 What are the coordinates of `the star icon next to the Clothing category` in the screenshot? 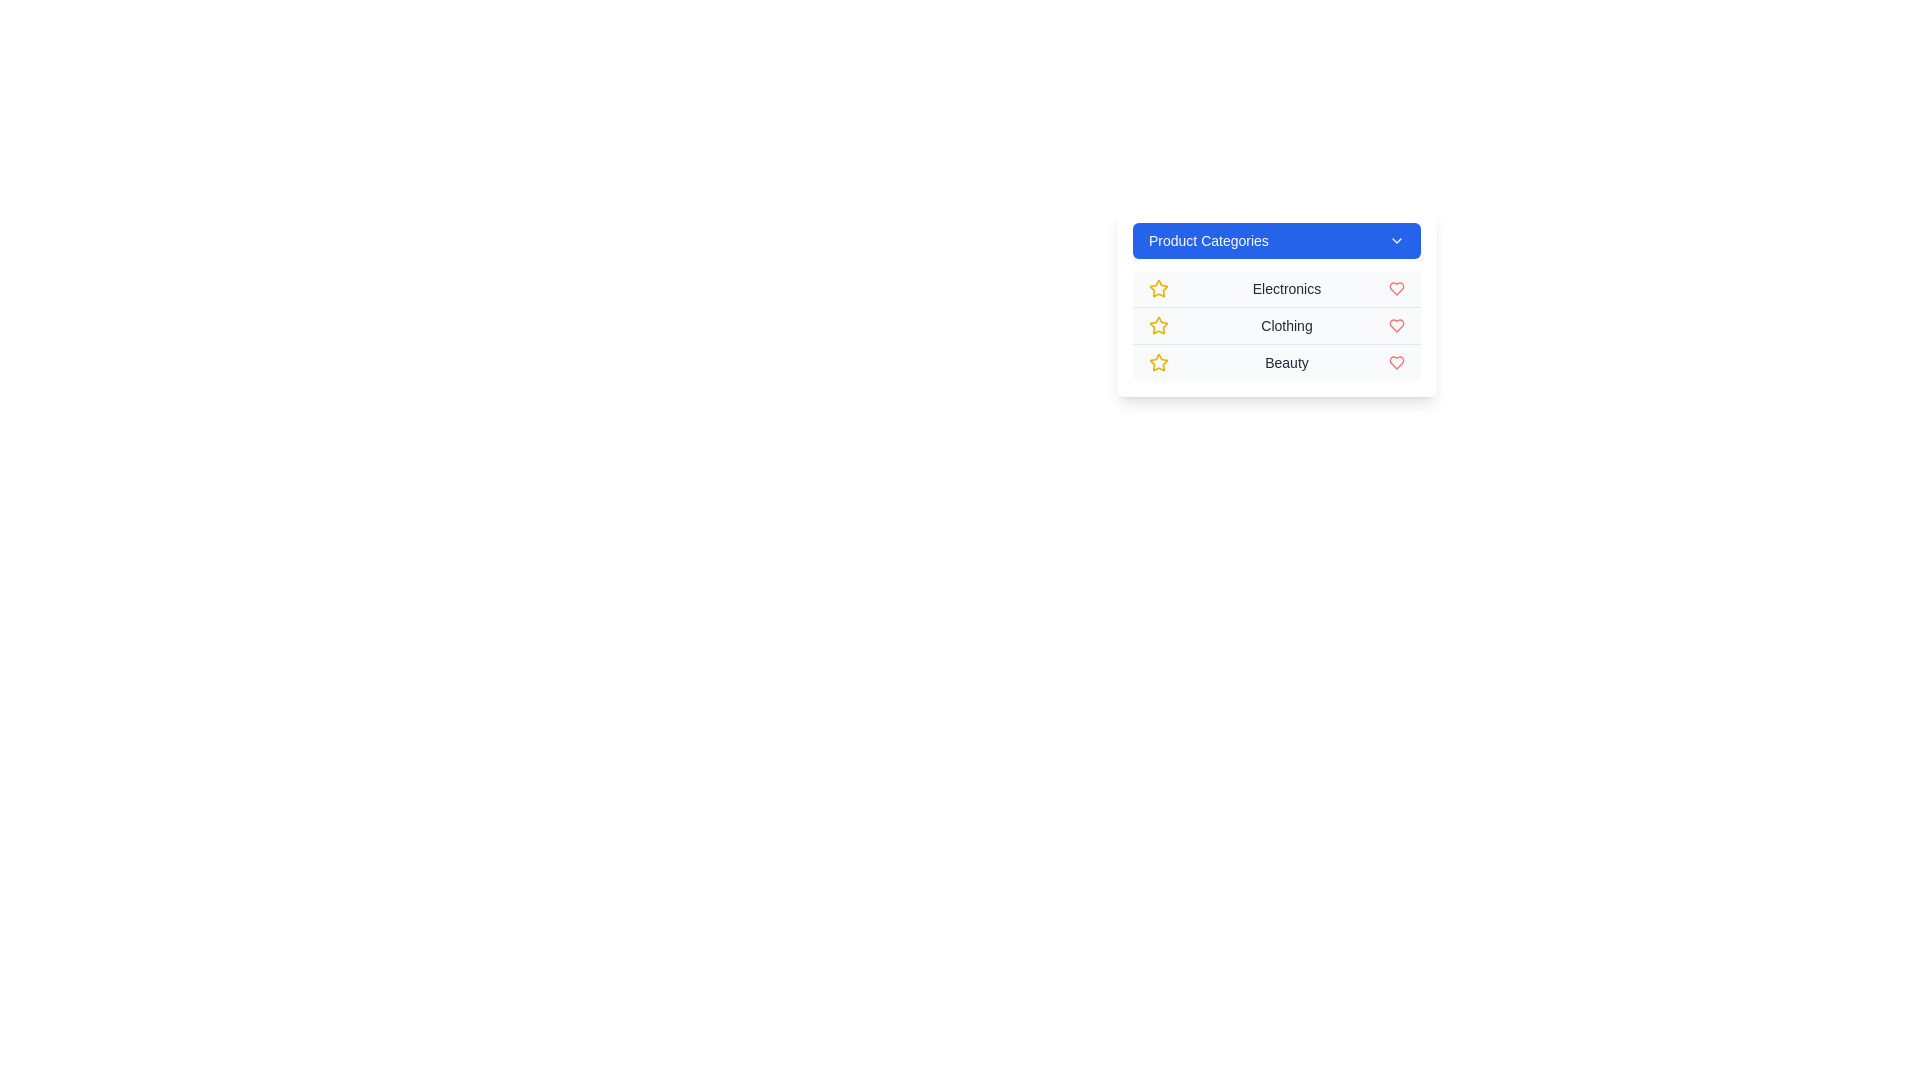 It's located at (1158, 325).